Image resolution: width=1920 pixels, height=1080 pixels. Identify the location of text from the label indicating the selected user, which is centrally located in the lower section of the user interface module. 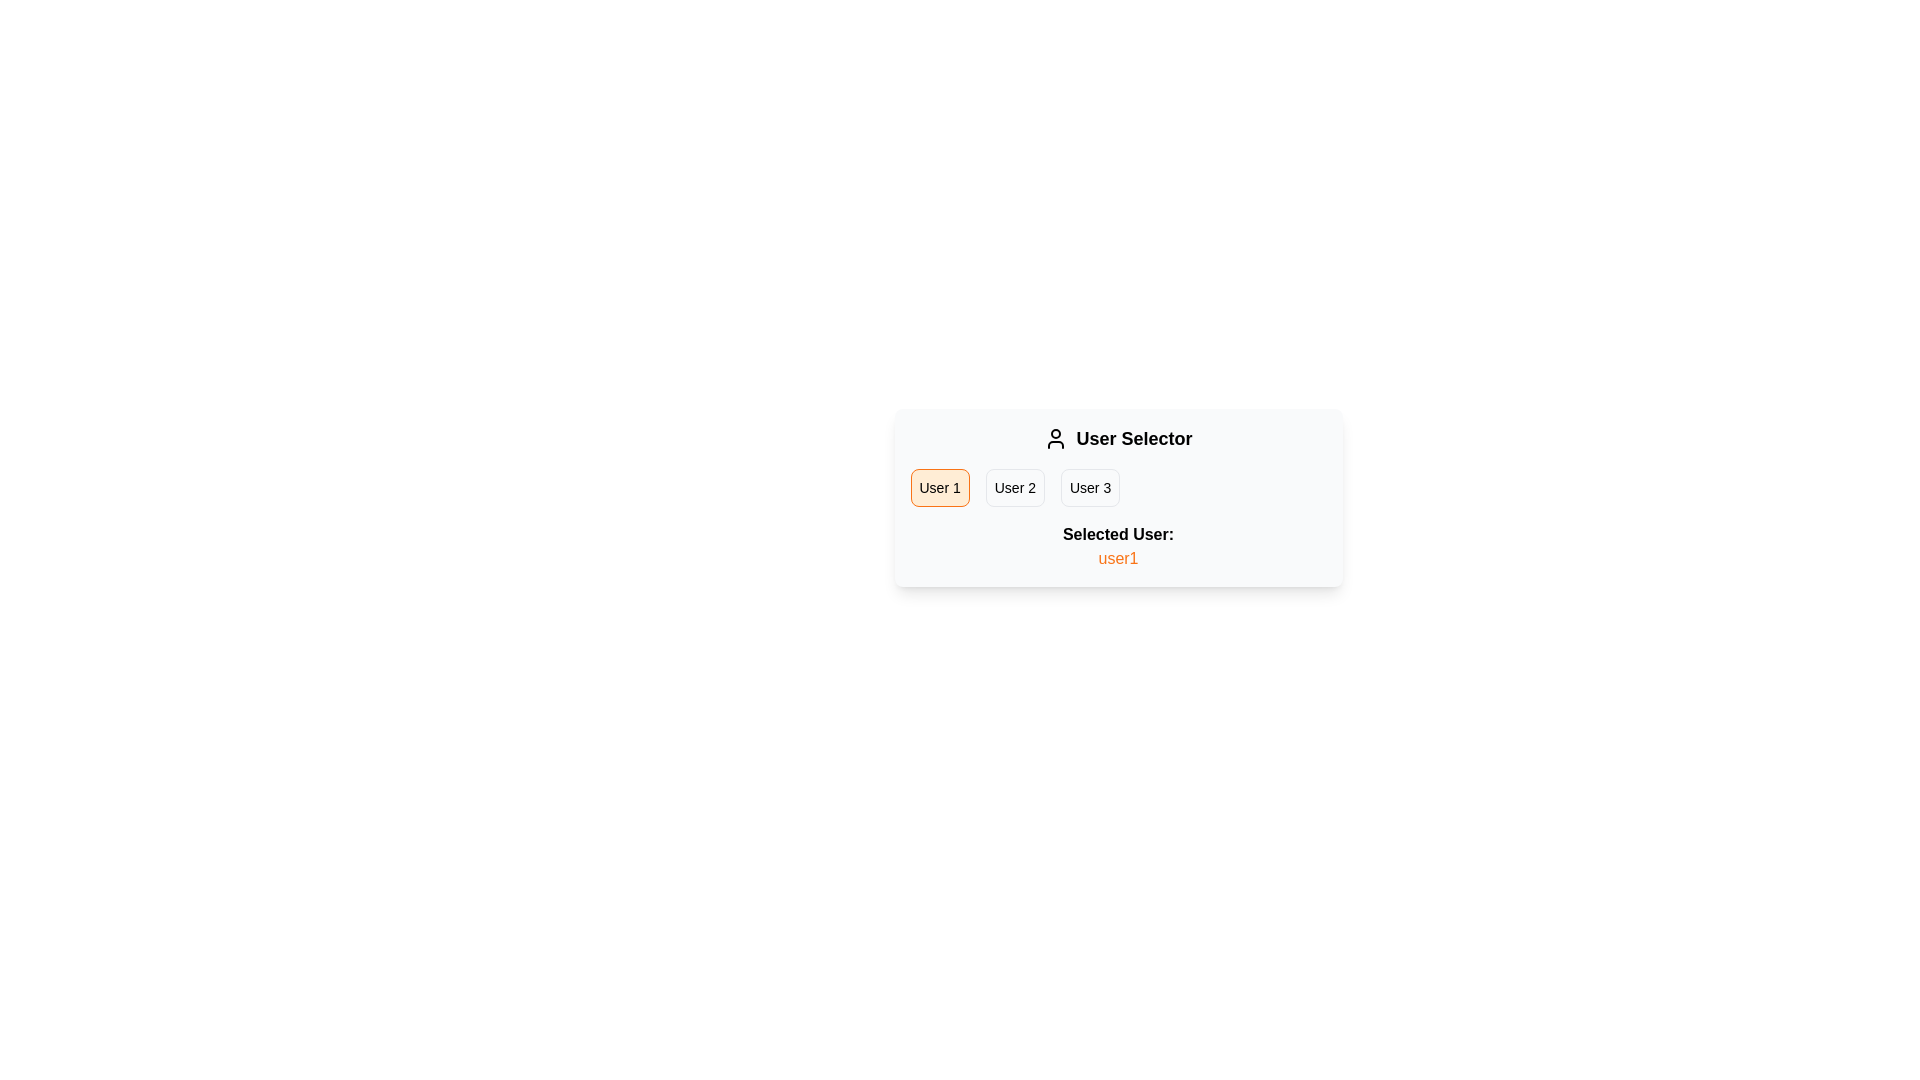
(1117, 534).